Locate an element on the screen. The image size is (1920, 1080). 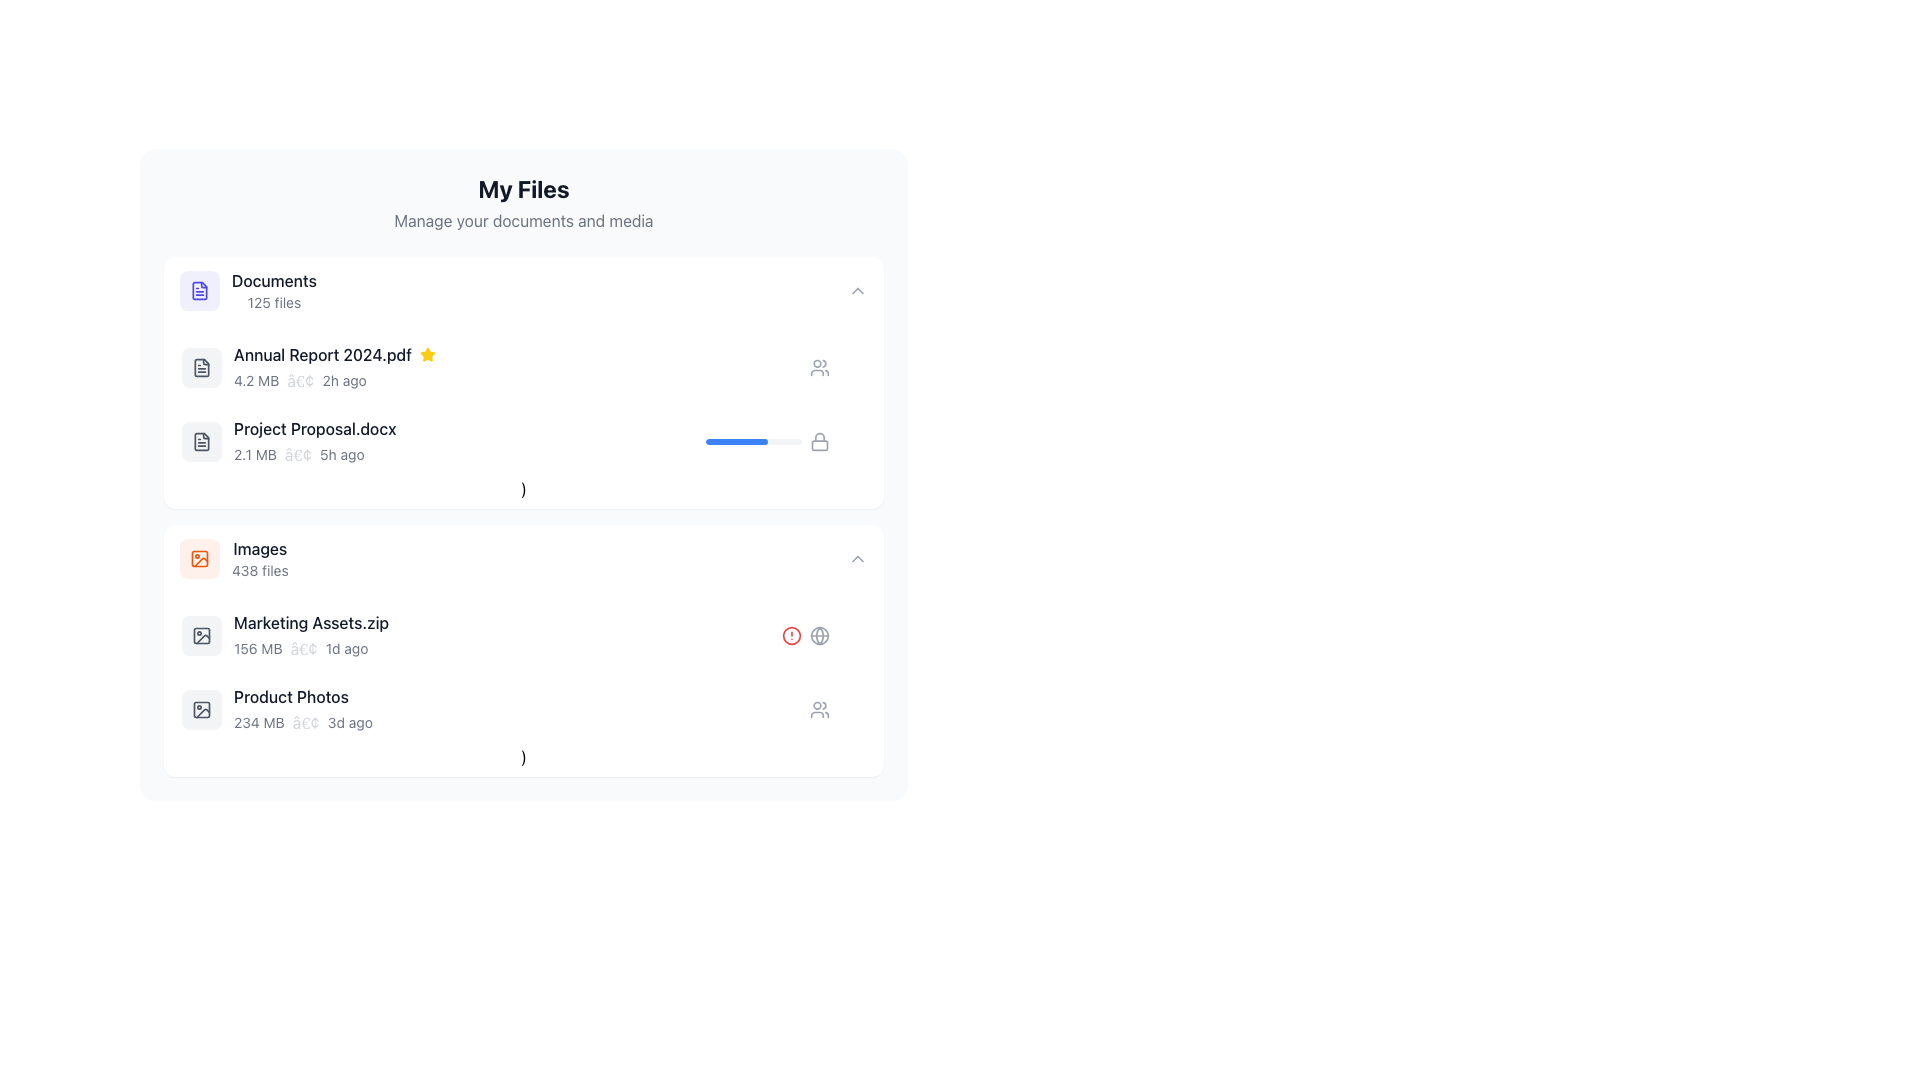
the file listing section titled 'Documents' that contains 'Annual Report 2024.pdf' and 'Project Proposal.docx' for further actions is located at coordinates (523, 382).